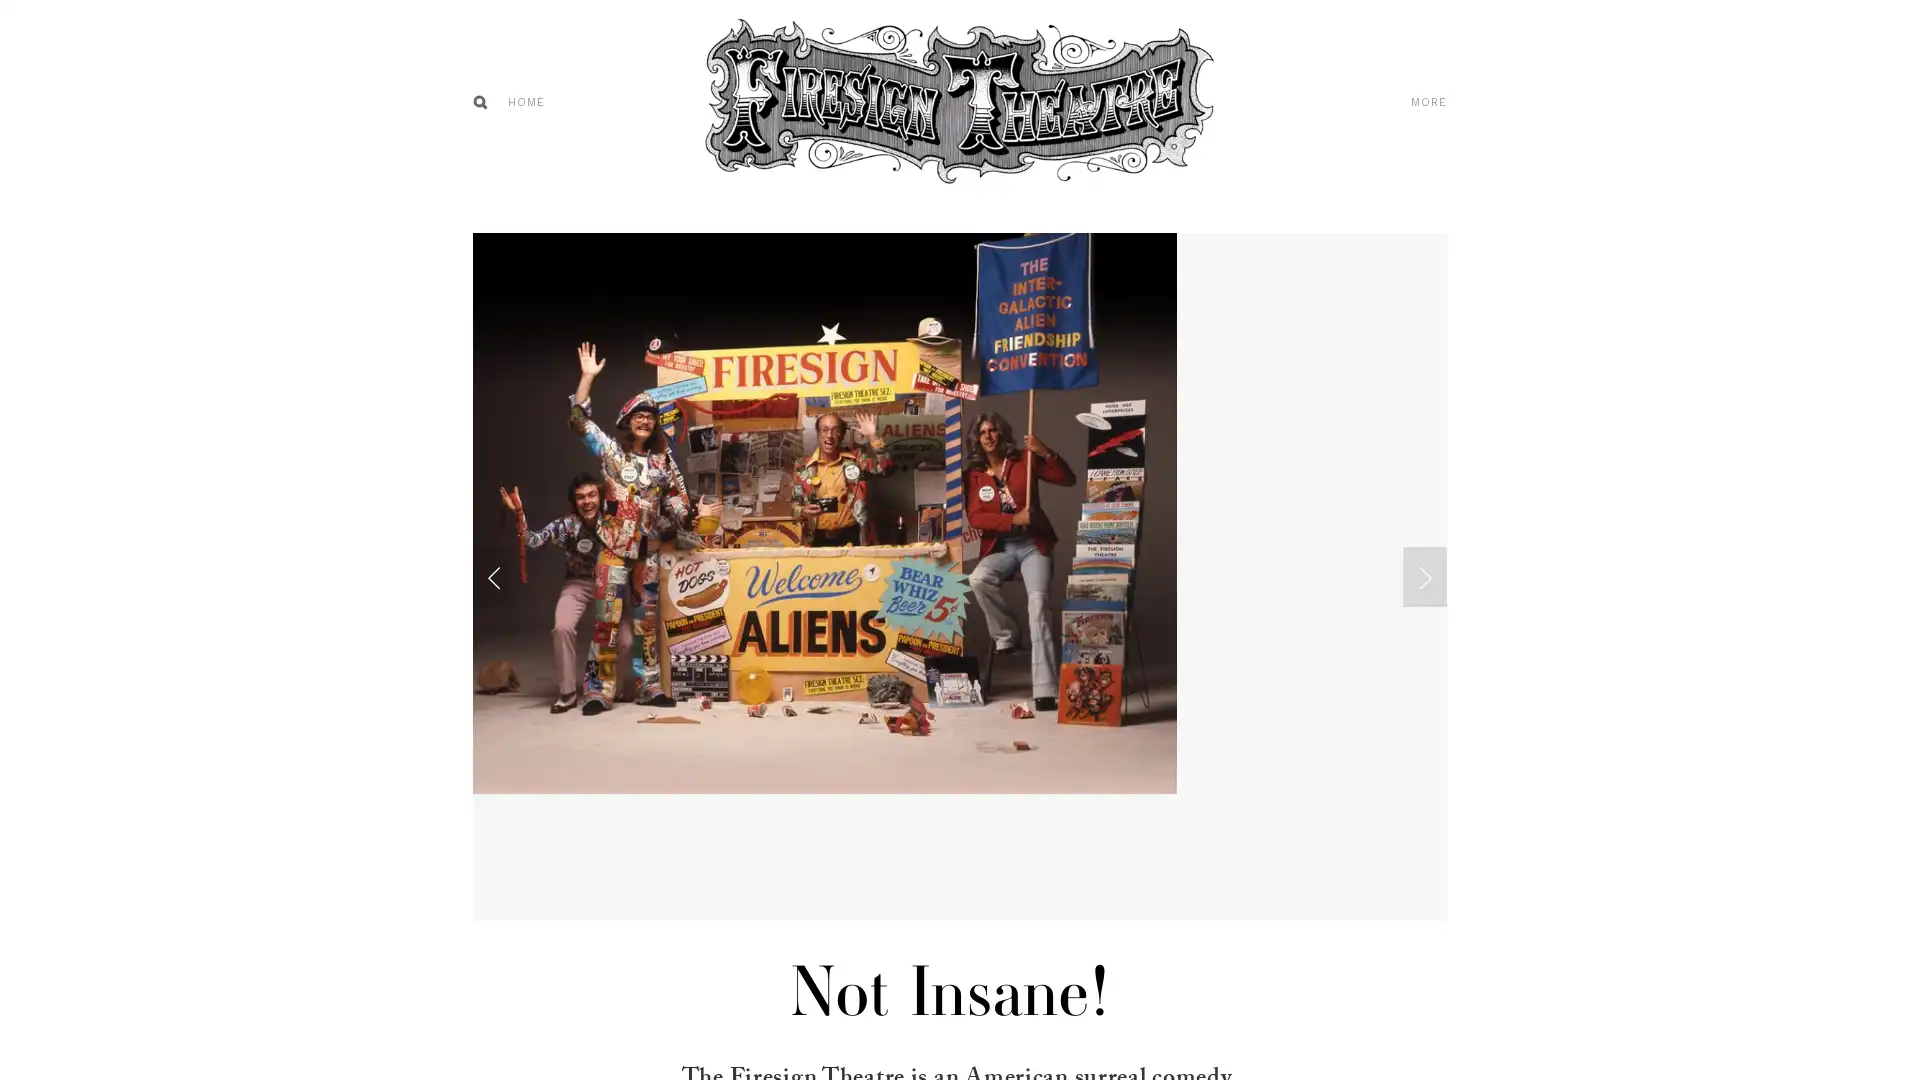 The width and height of the screenshot is (1920, 1080). I want to click on Previous Slide, so click(494, 575).